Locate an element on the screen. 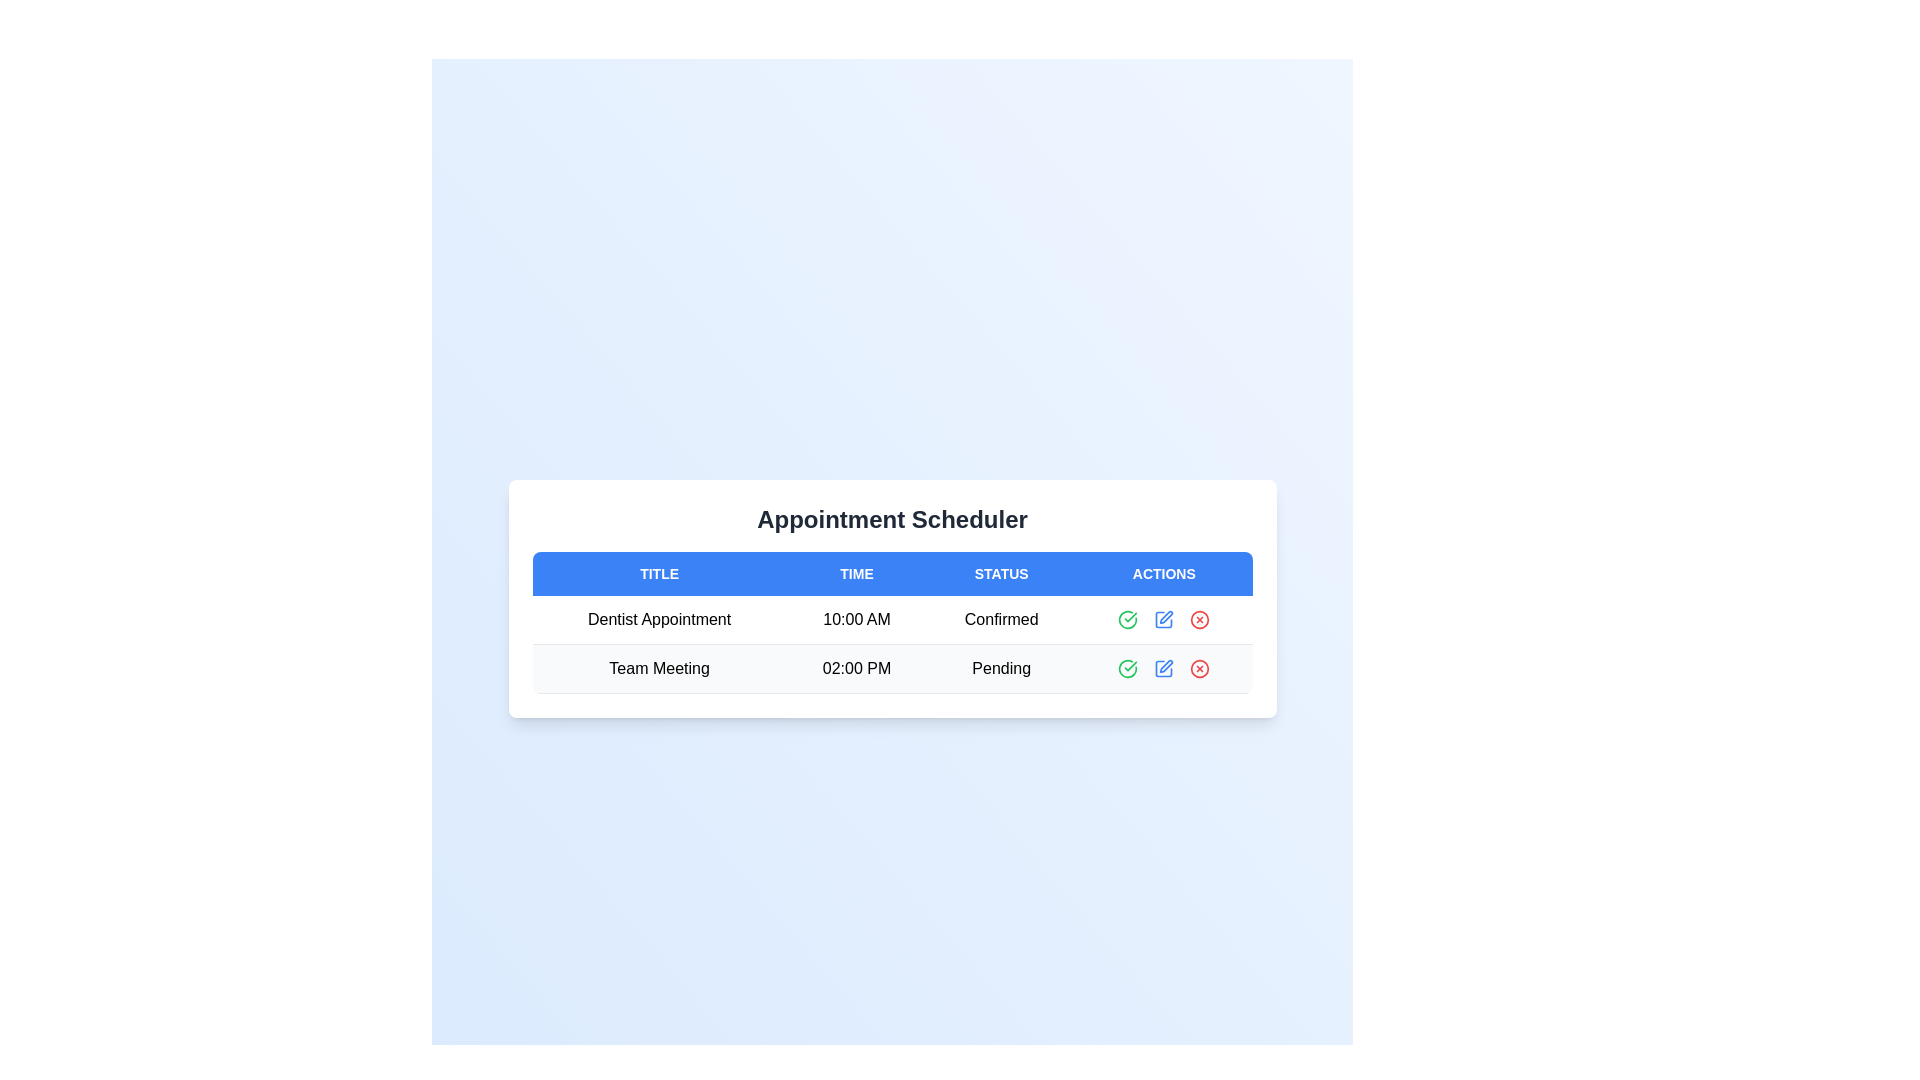 The width and height of the screenshot is (1920, 1080). the blue-colored edit icon in the Actions column of the second row in the table, associated with the Team Meeting entry is located at coordinates (1164, 668).